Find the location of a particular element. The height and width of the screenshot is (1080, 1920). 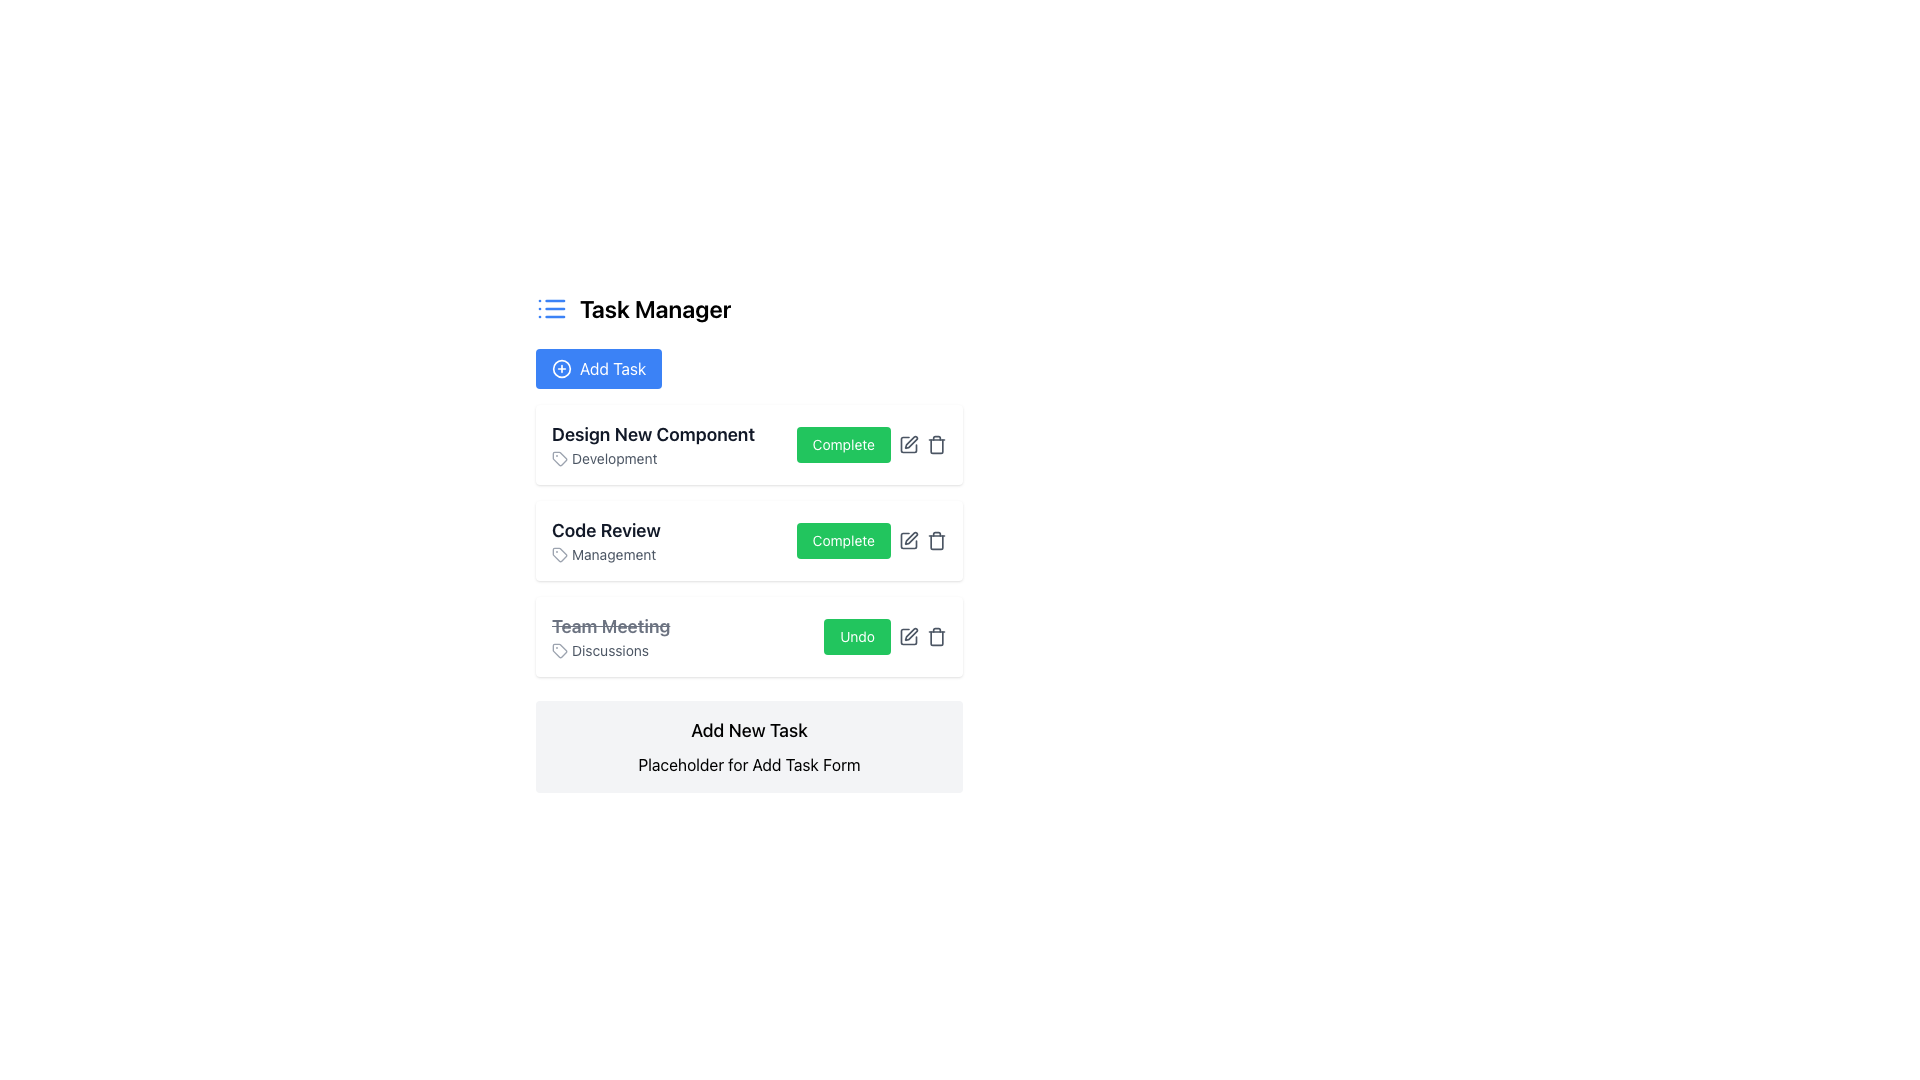

the 'Code Review' text label, which is bold and larger in font, displaying a task or category heading within the Task Manager list is located at coordinates (605, 530).